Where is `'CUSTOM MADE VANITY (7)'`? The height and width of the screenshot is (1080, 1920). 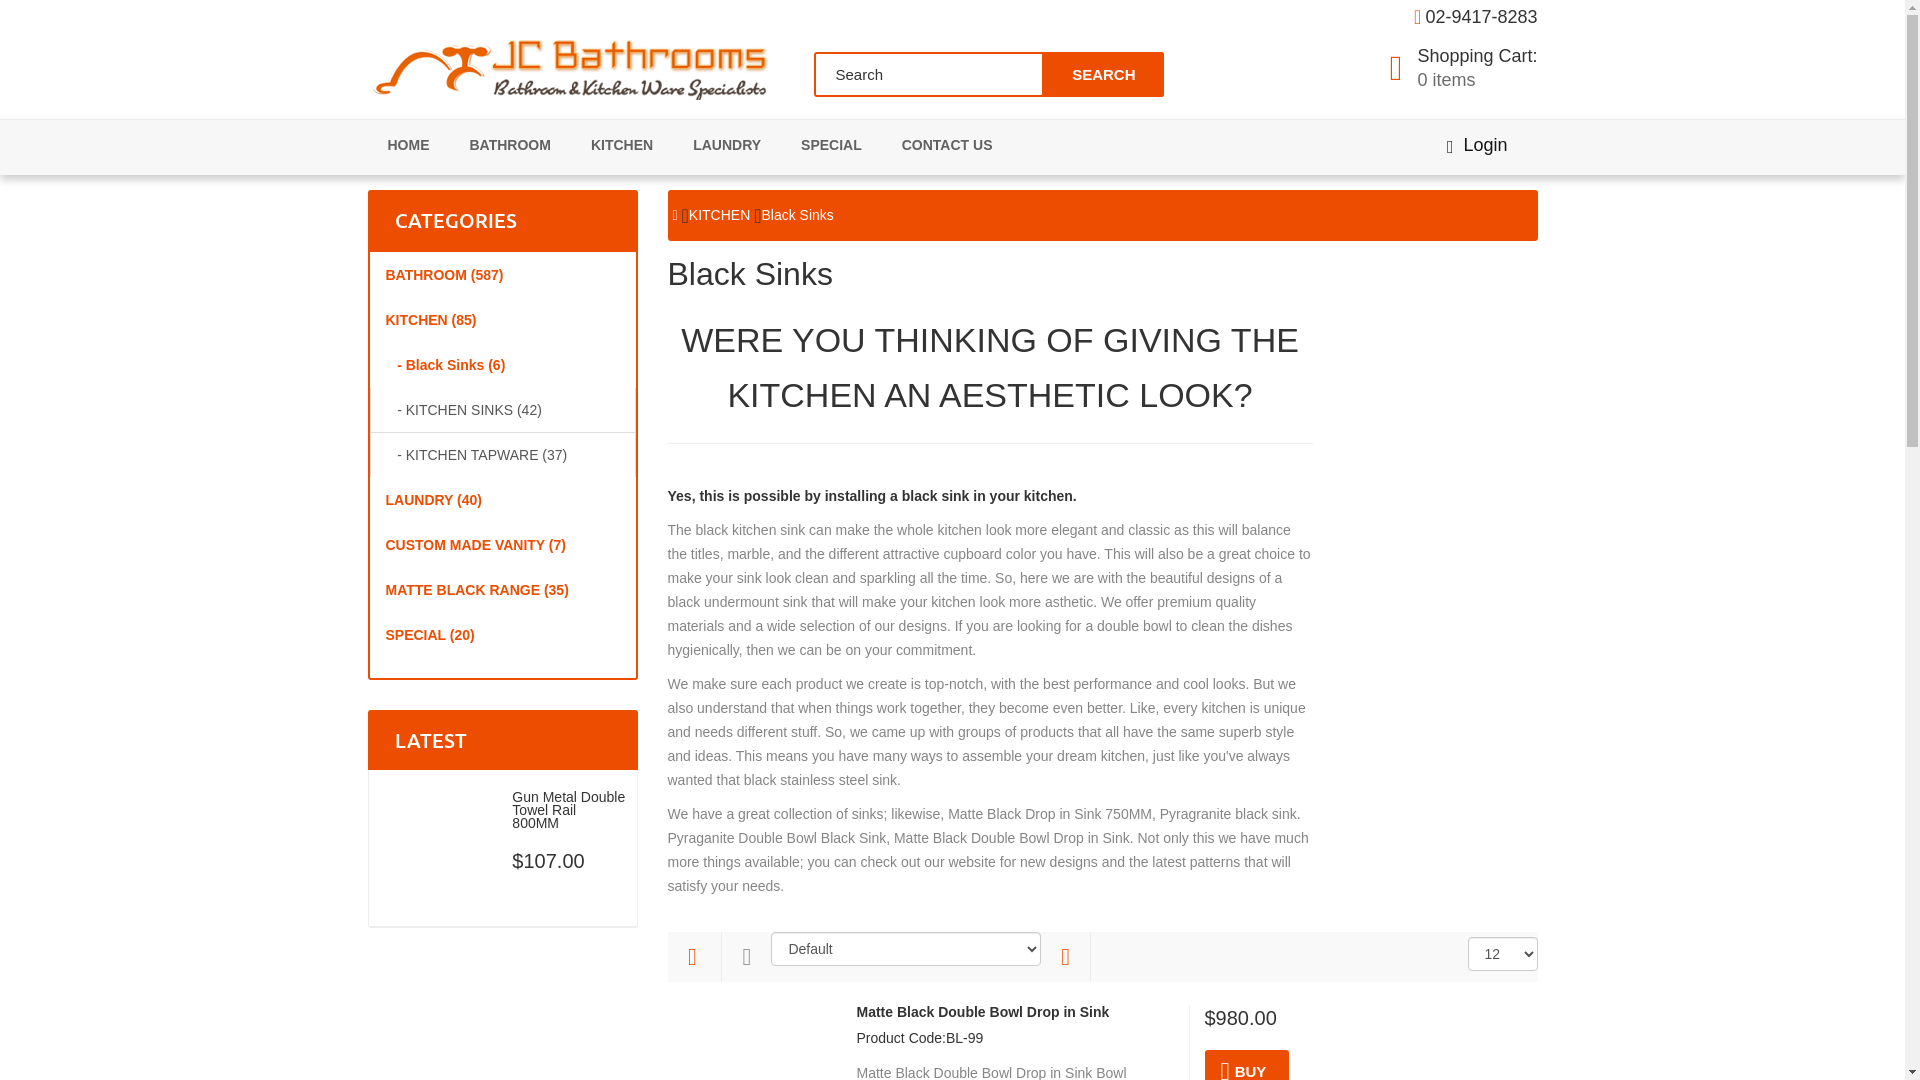 'CUSTOM MADE VANITY (7)' is located at coordinates (503, 544).